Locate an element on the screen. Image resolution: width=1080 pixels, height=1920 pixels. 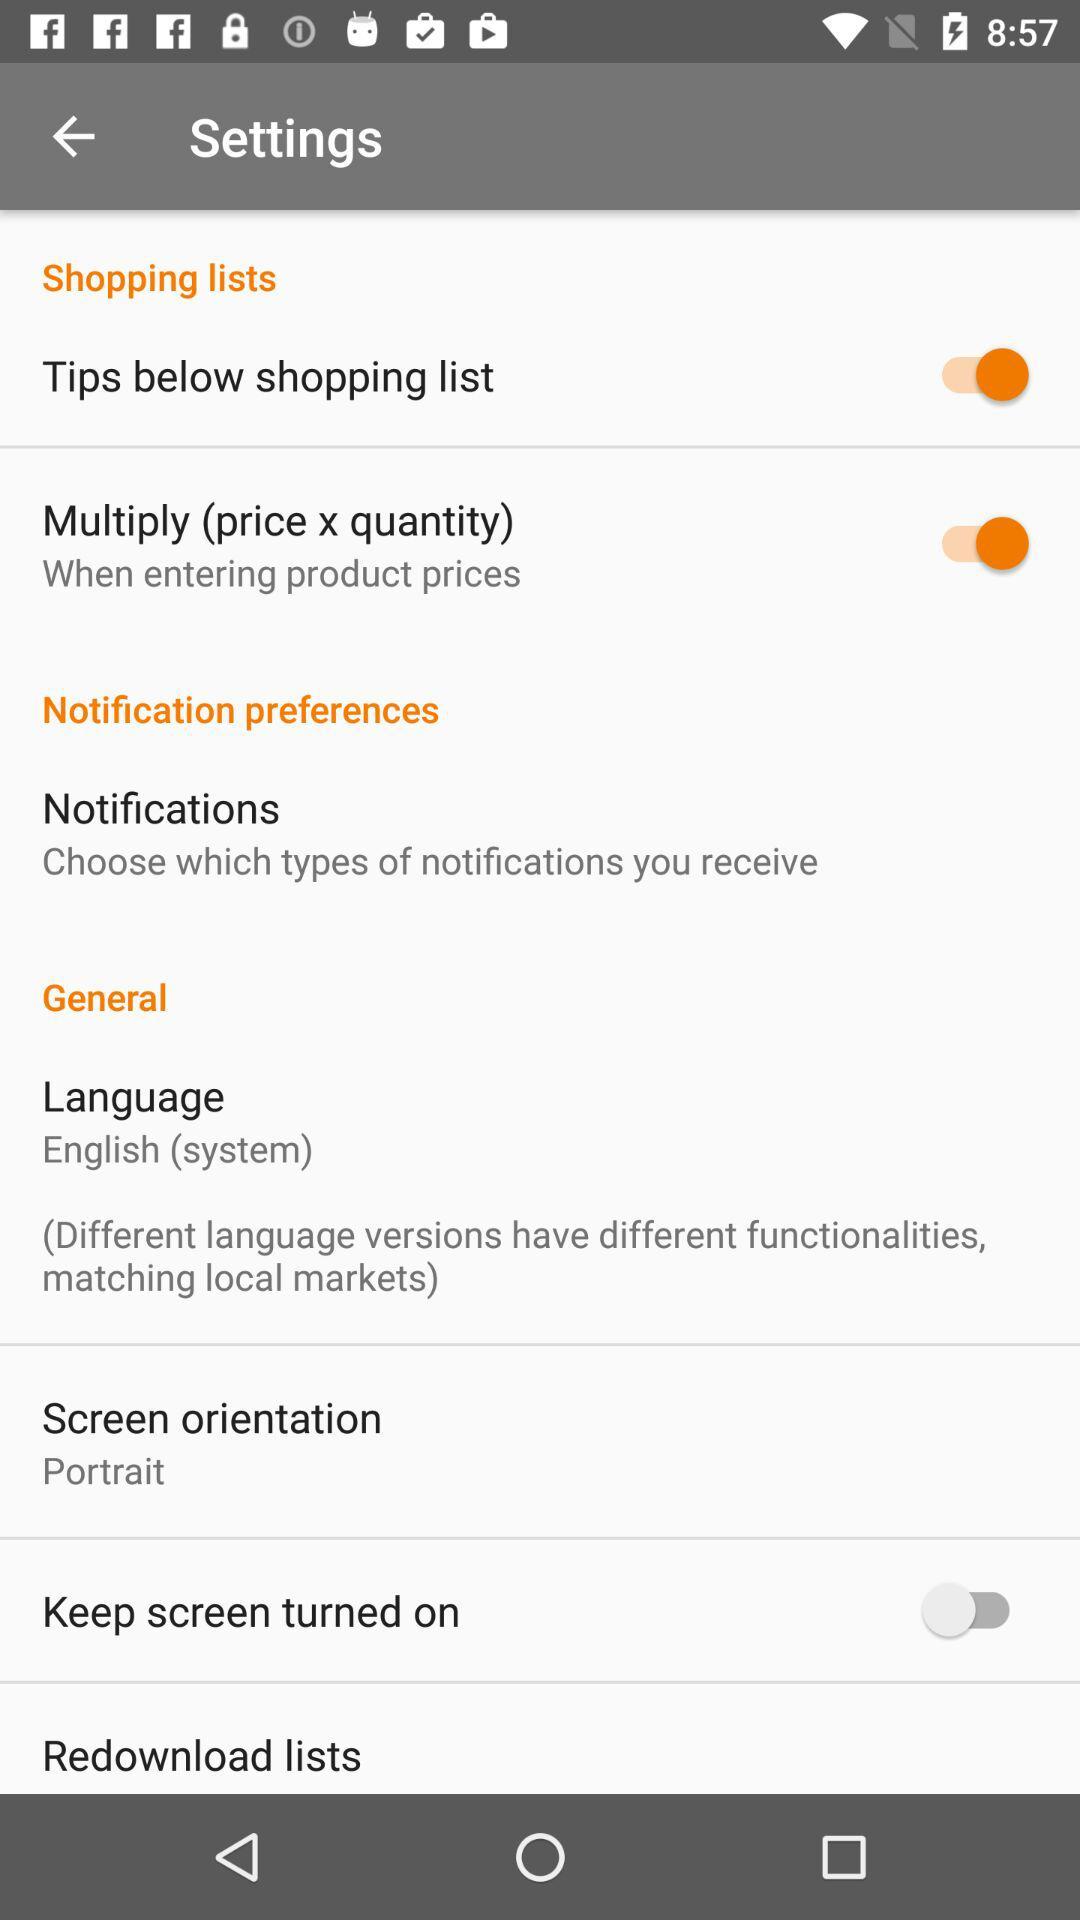
the item above the shopping lists is located at coordinates (72, 135).